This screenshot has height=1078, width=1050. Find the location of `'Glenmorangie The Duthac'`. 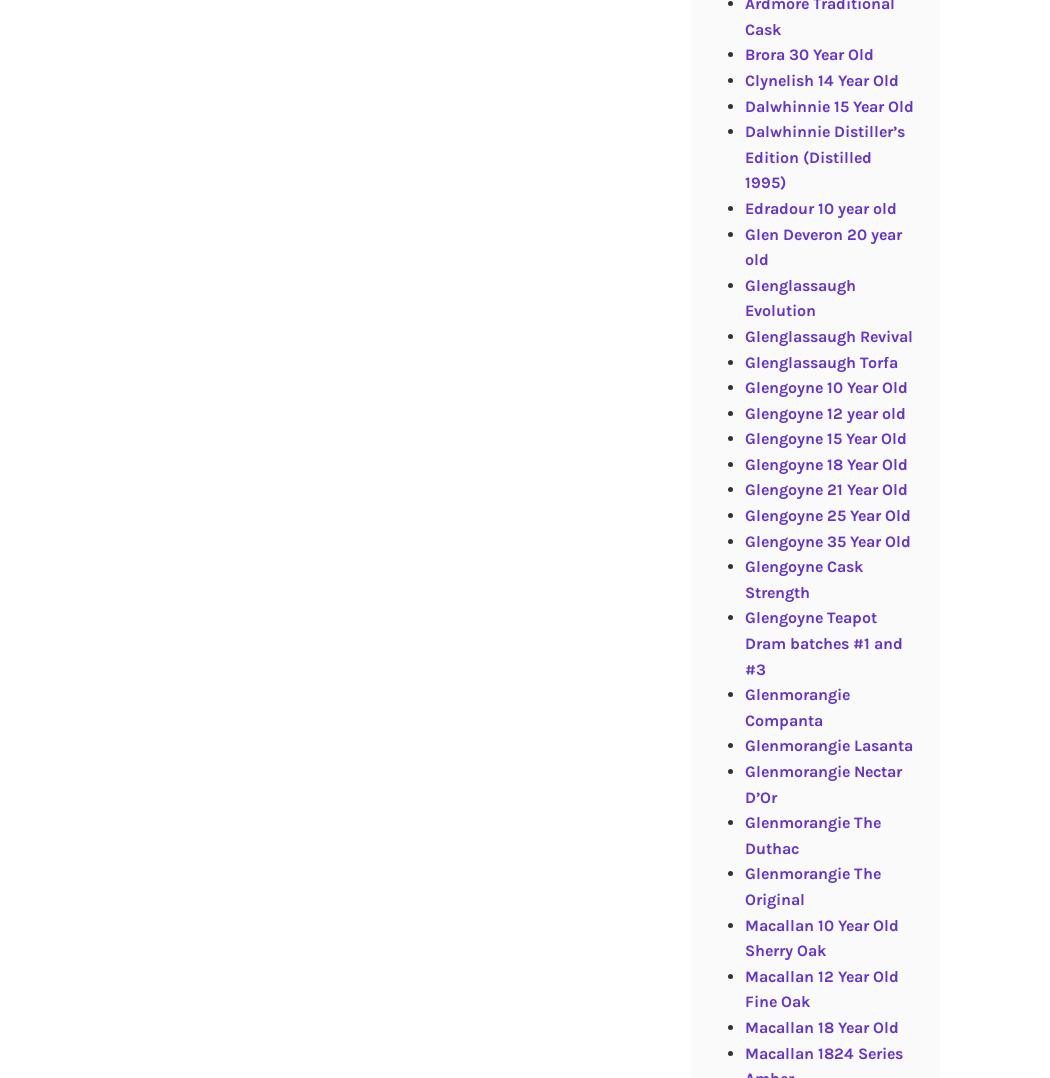

'Glenmorangie The Duthac' is located at coordinates (810, 835).